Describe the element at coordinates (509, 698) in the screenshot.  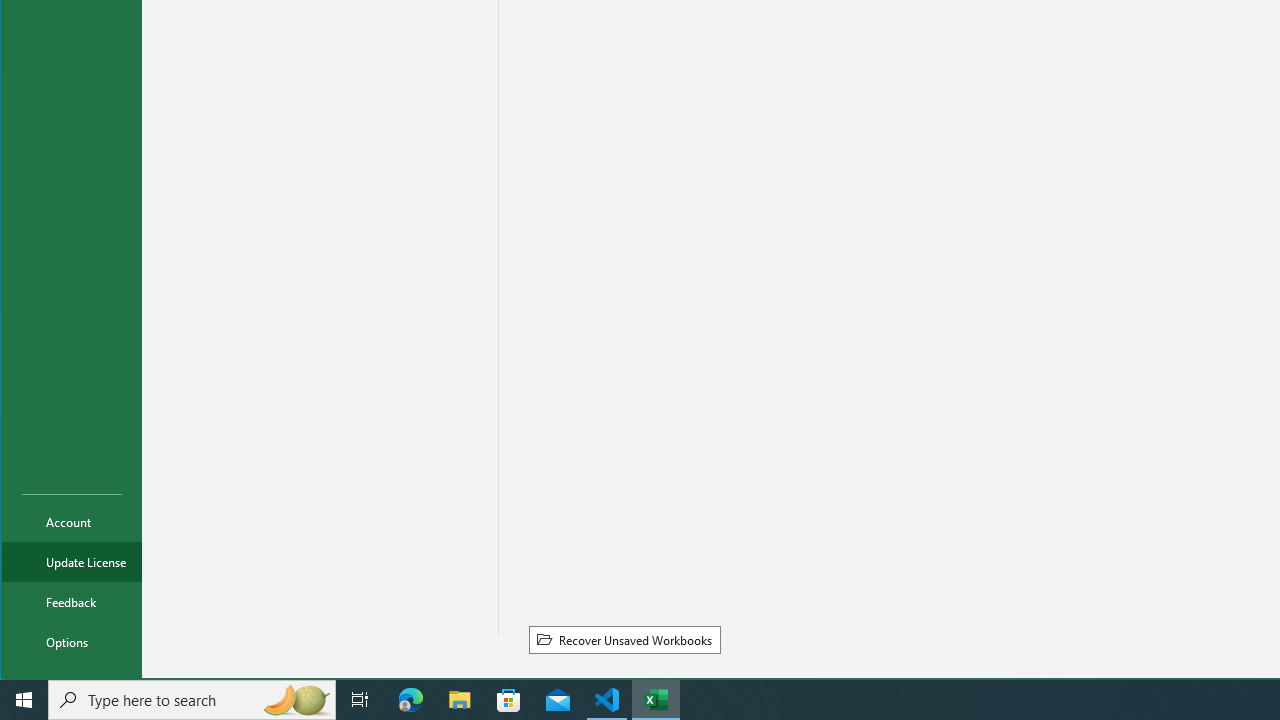
I see `'Microsoft Store'` at that location.